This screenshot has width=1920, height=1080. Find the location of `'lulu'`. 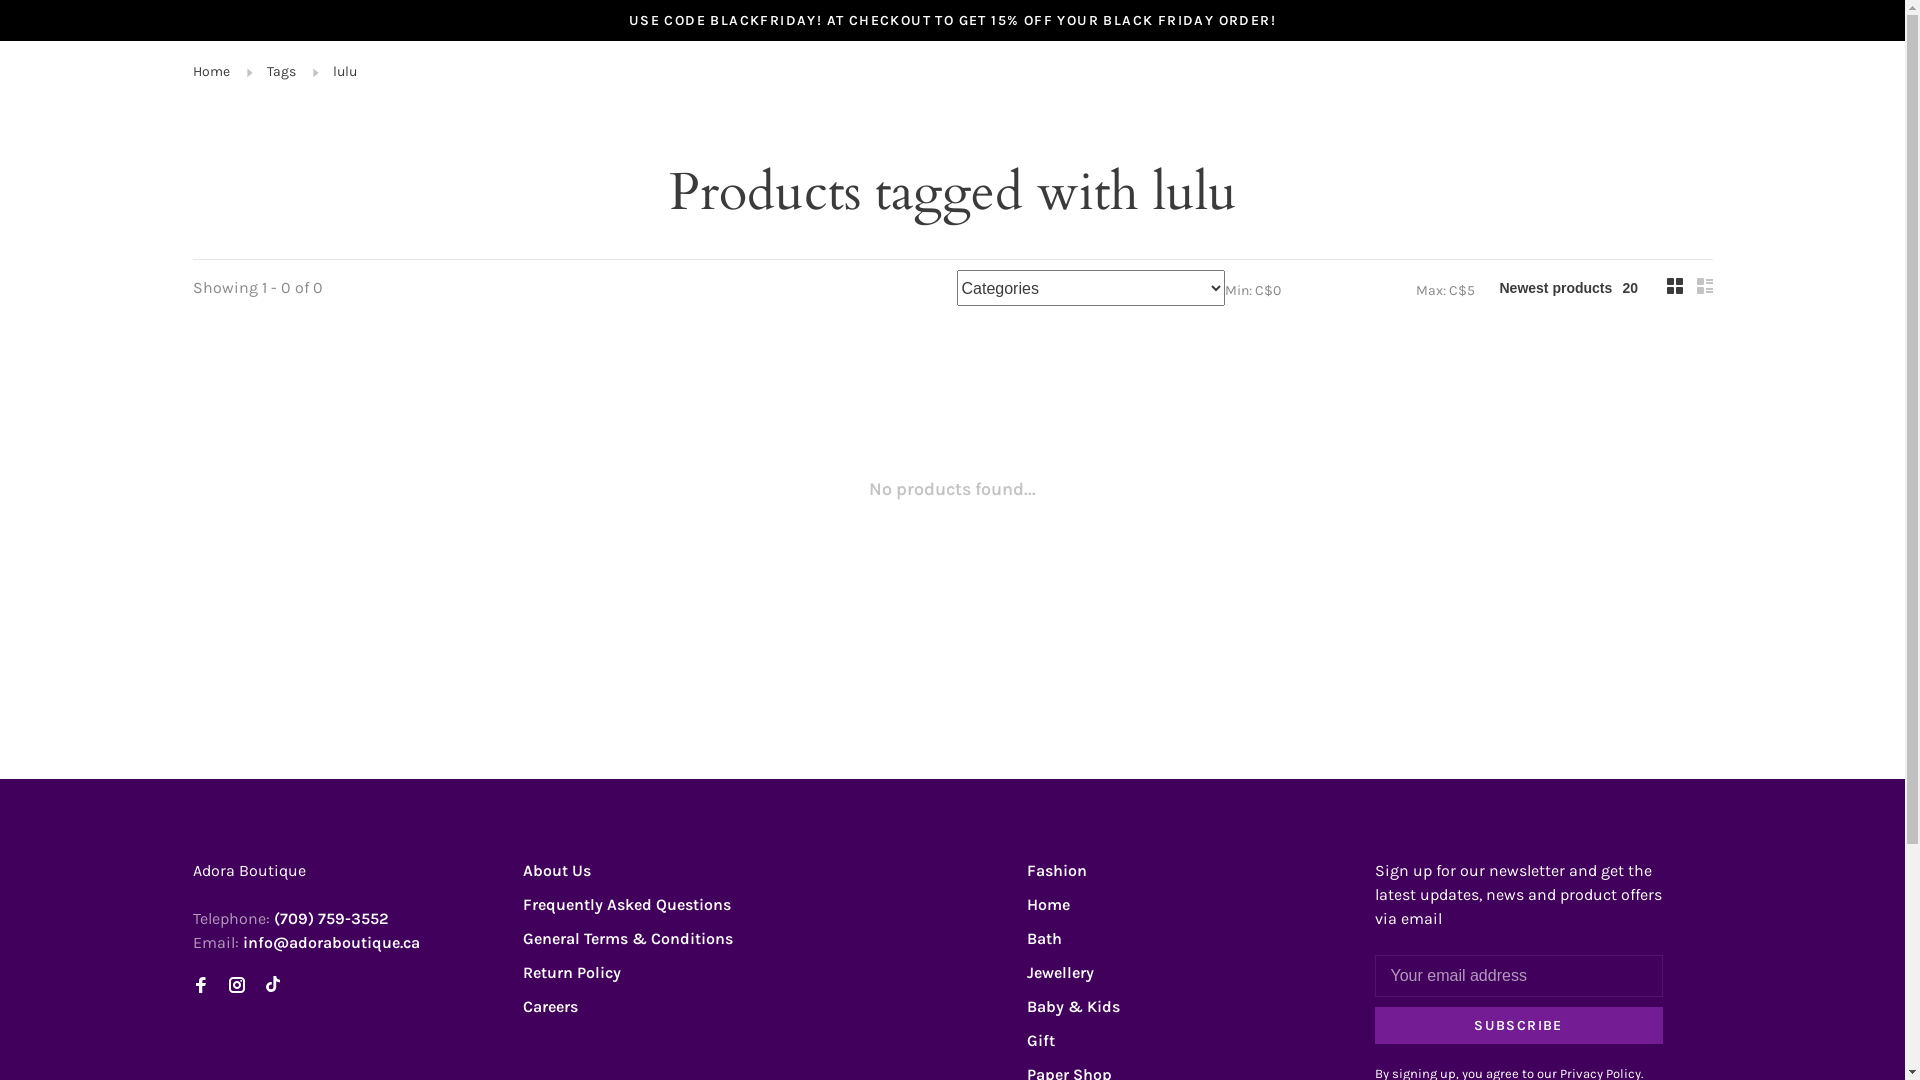

'lulu' is located at coordinates (344, 70).